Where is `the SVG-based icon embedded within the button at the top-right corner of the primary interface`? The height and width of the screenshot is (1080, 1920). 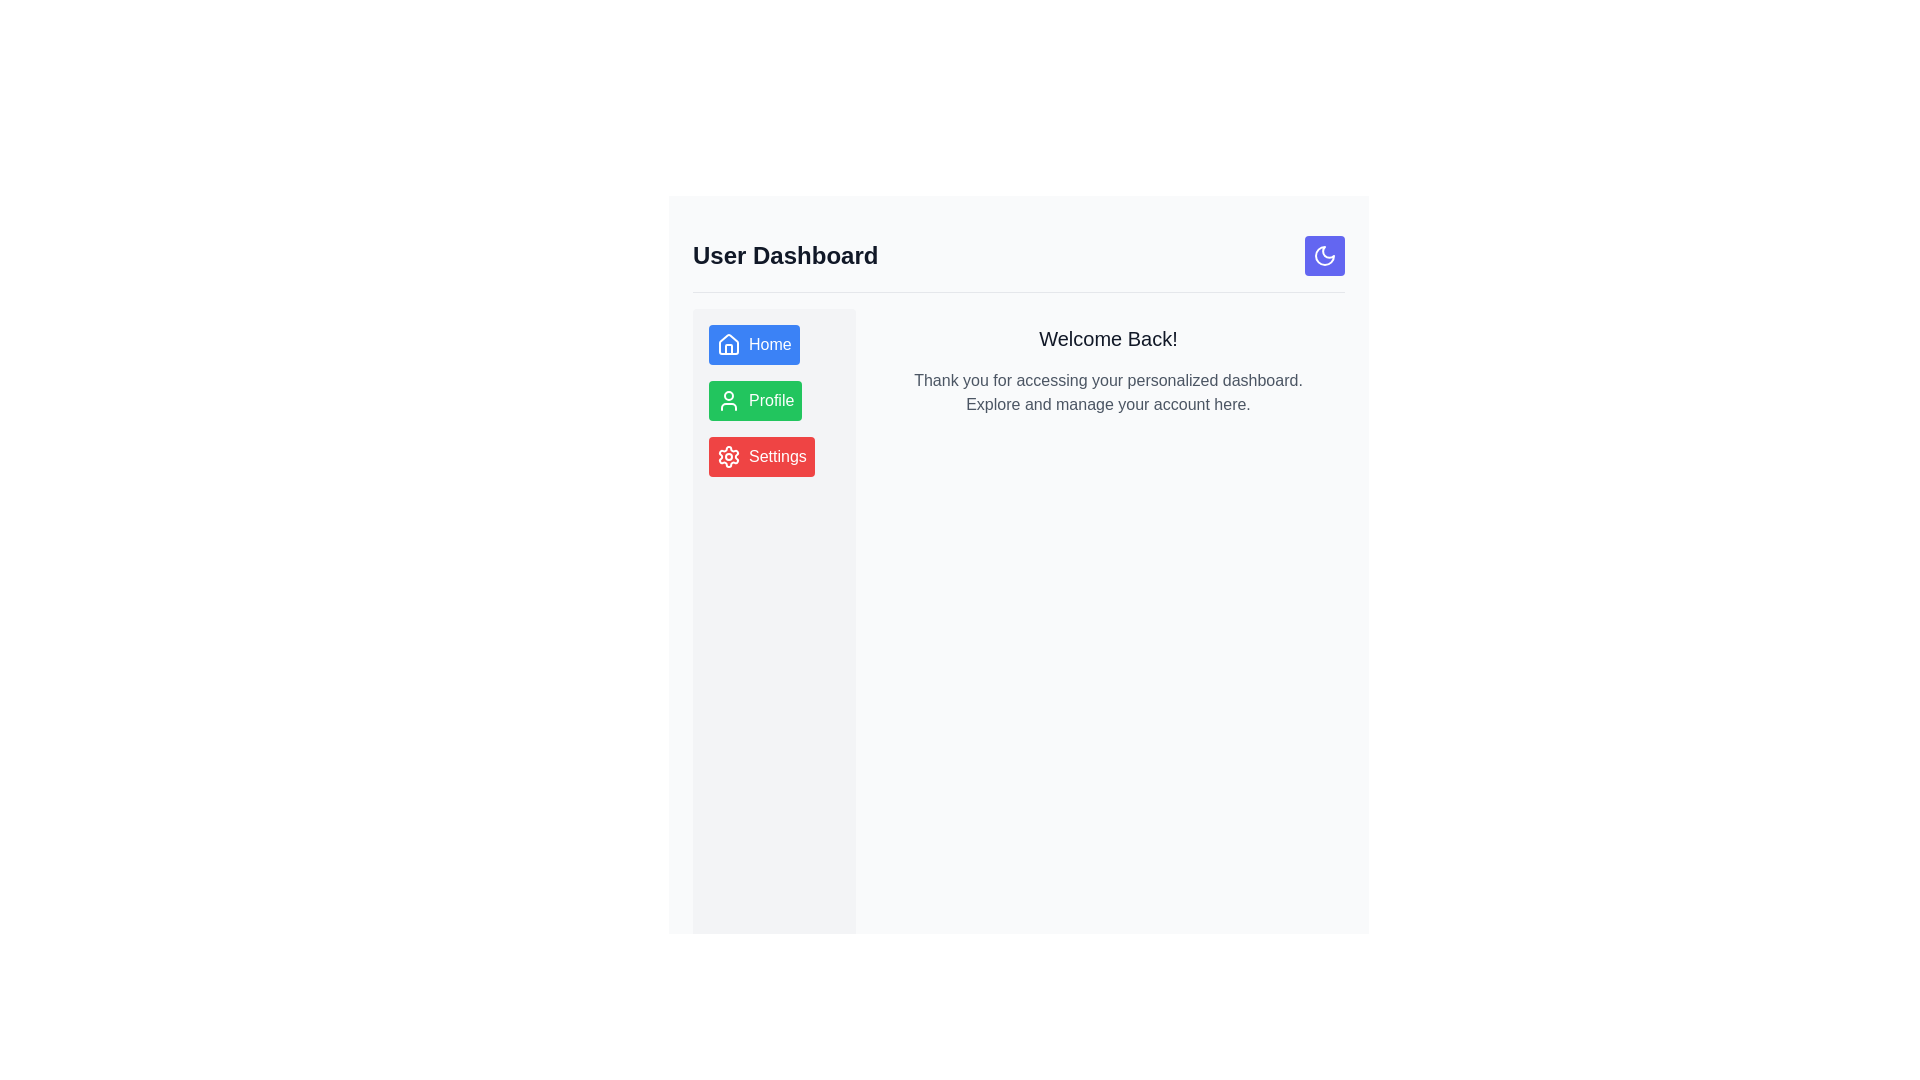 the SVG-based icon embedded within the button at the top-right corner of the primary interface is located at coordinates (1324, 254).